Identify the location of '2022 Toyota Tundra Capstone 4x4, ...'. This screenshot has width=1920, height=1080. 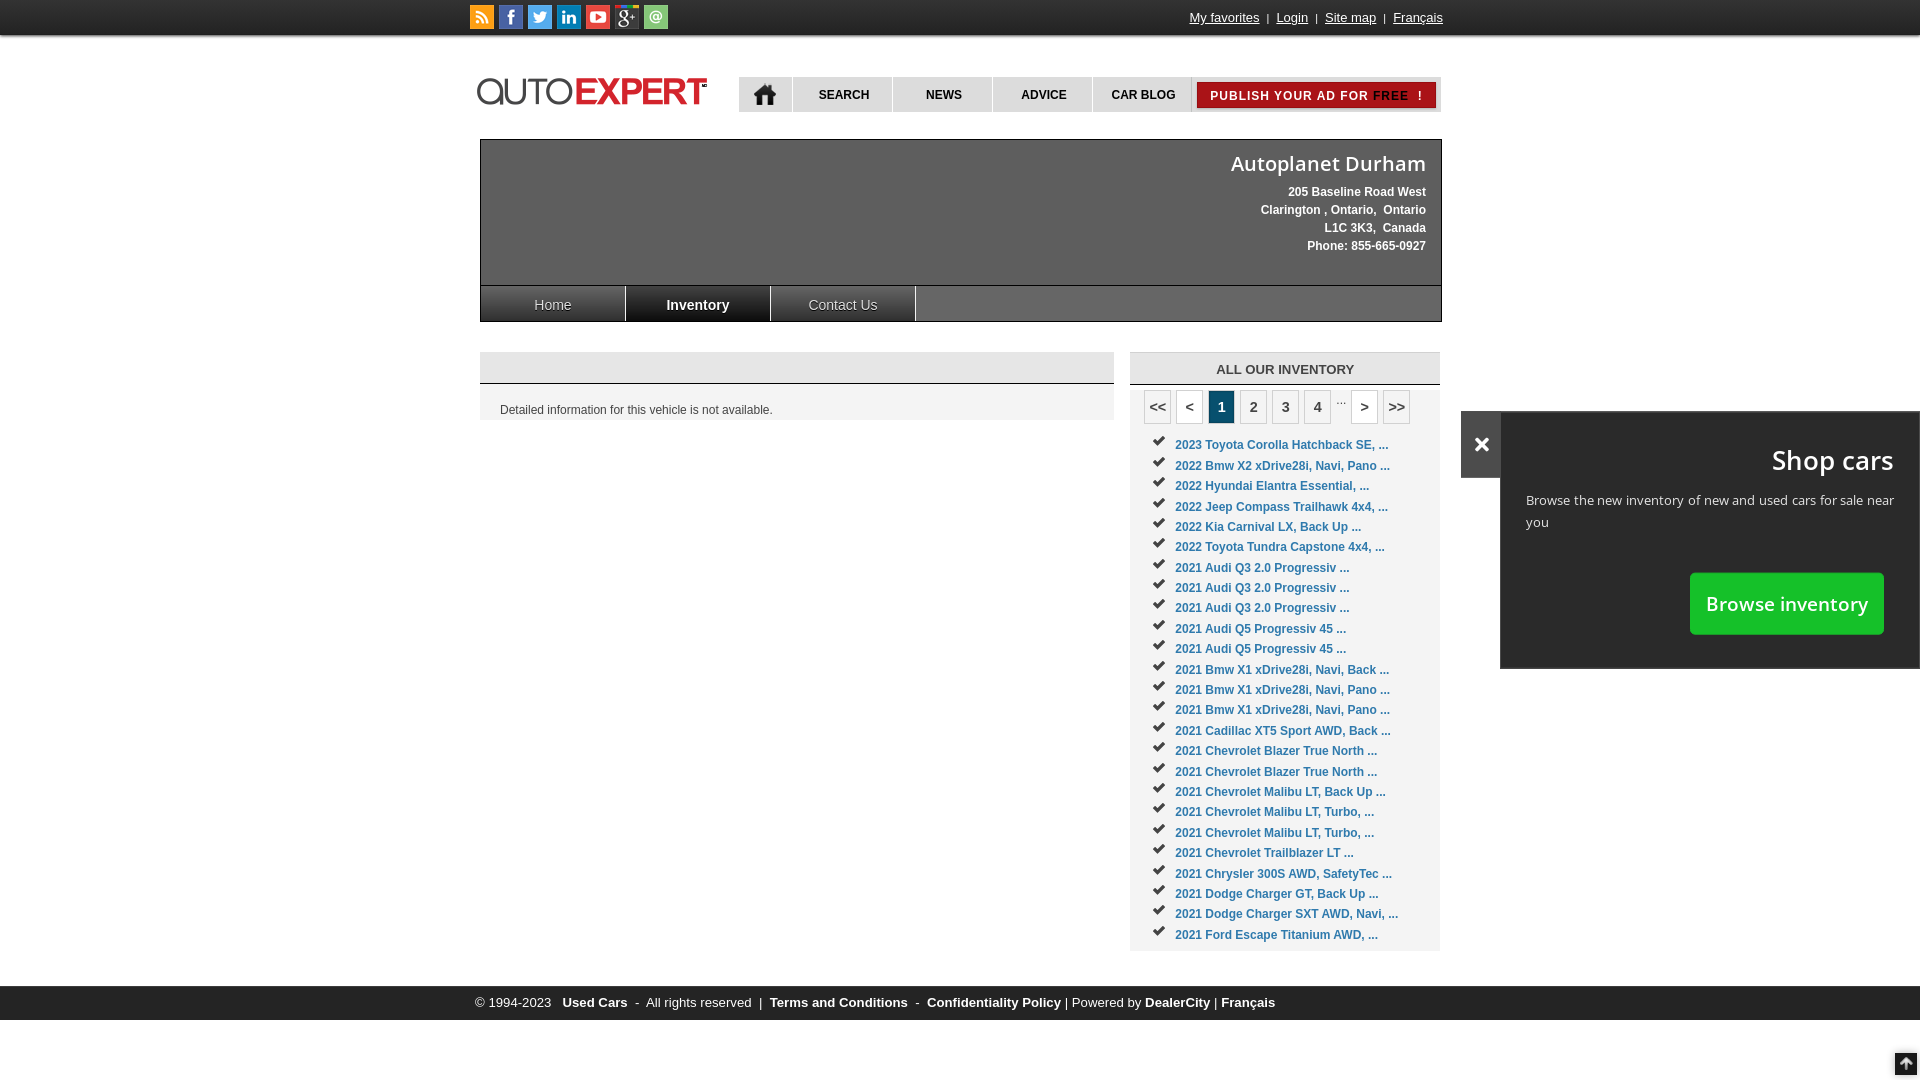
(1280, 547).